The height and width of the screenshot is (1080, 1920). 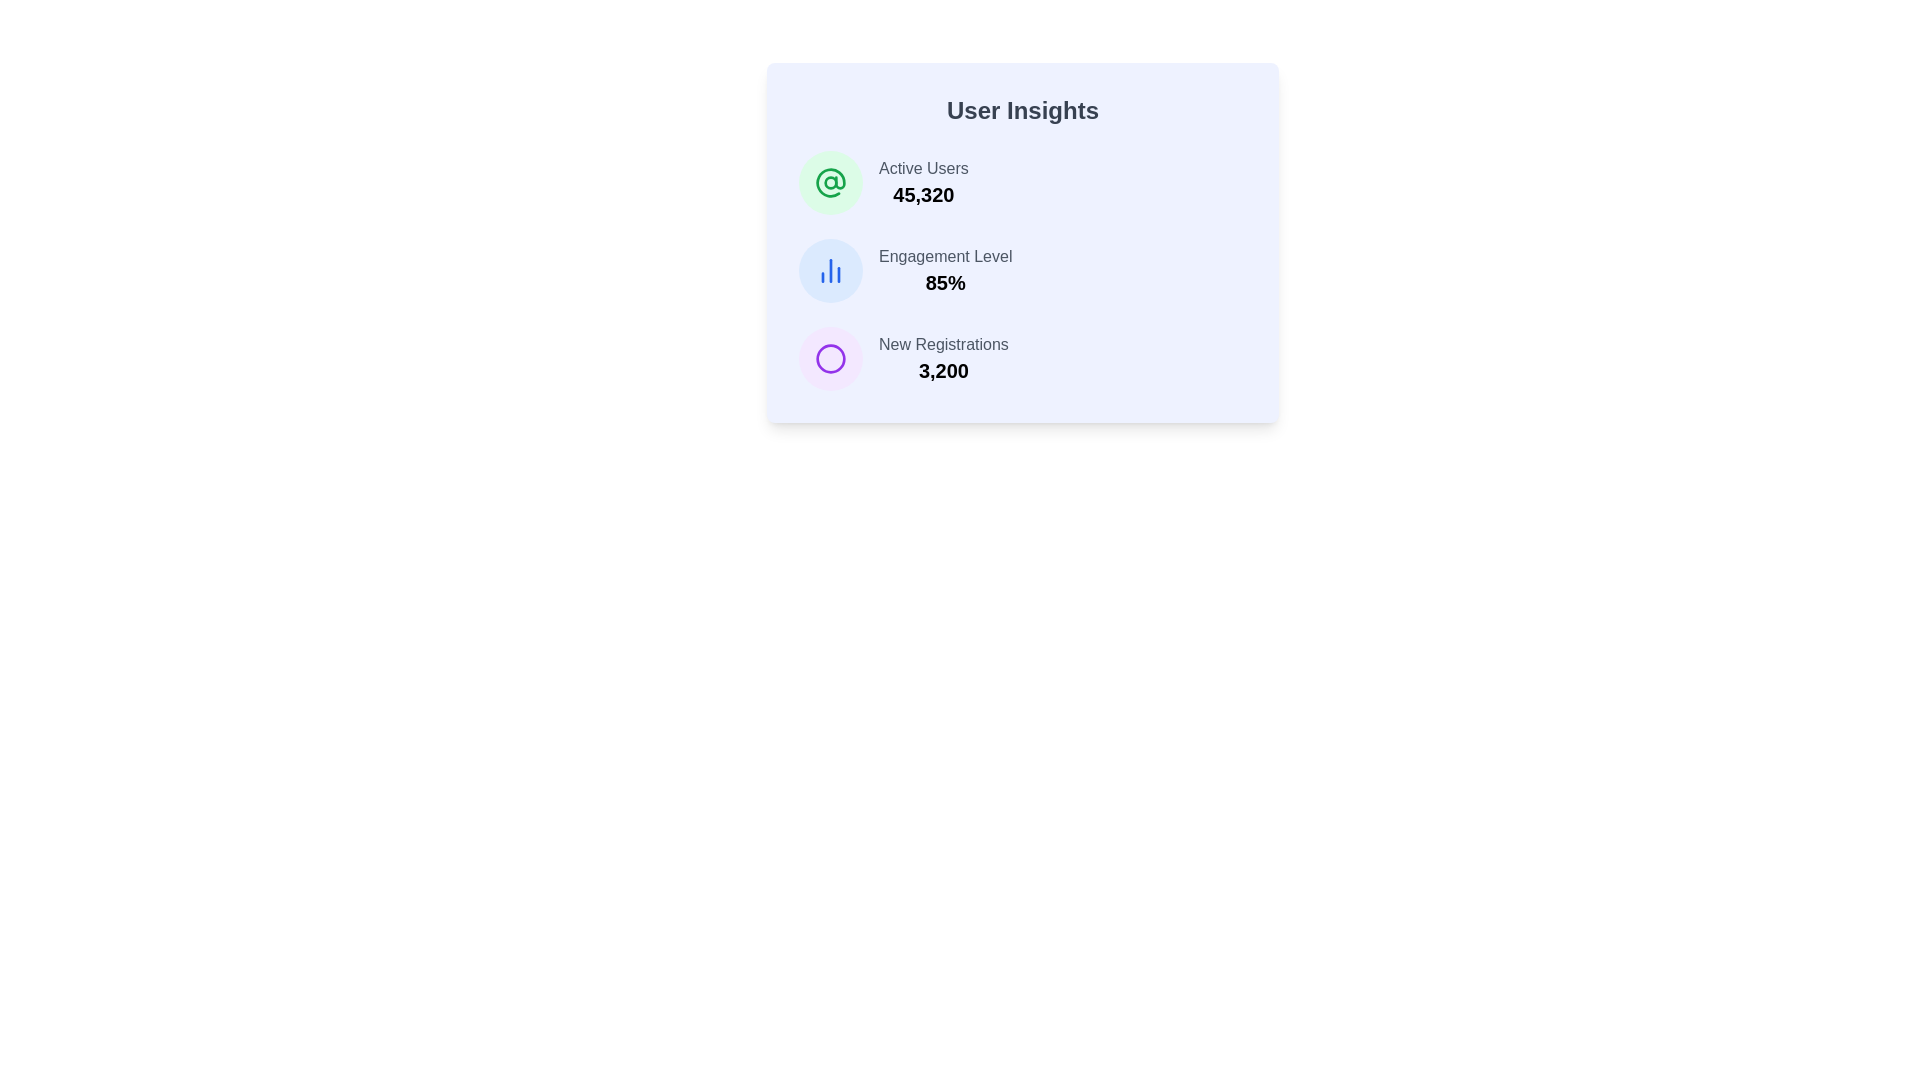 What do you see at coordinates (830, 182) in the screenshot?
I see `the green '@' sign icon located to the left of the 'Active Users' text label in the user statistics list` at bounding box center [830, 182].